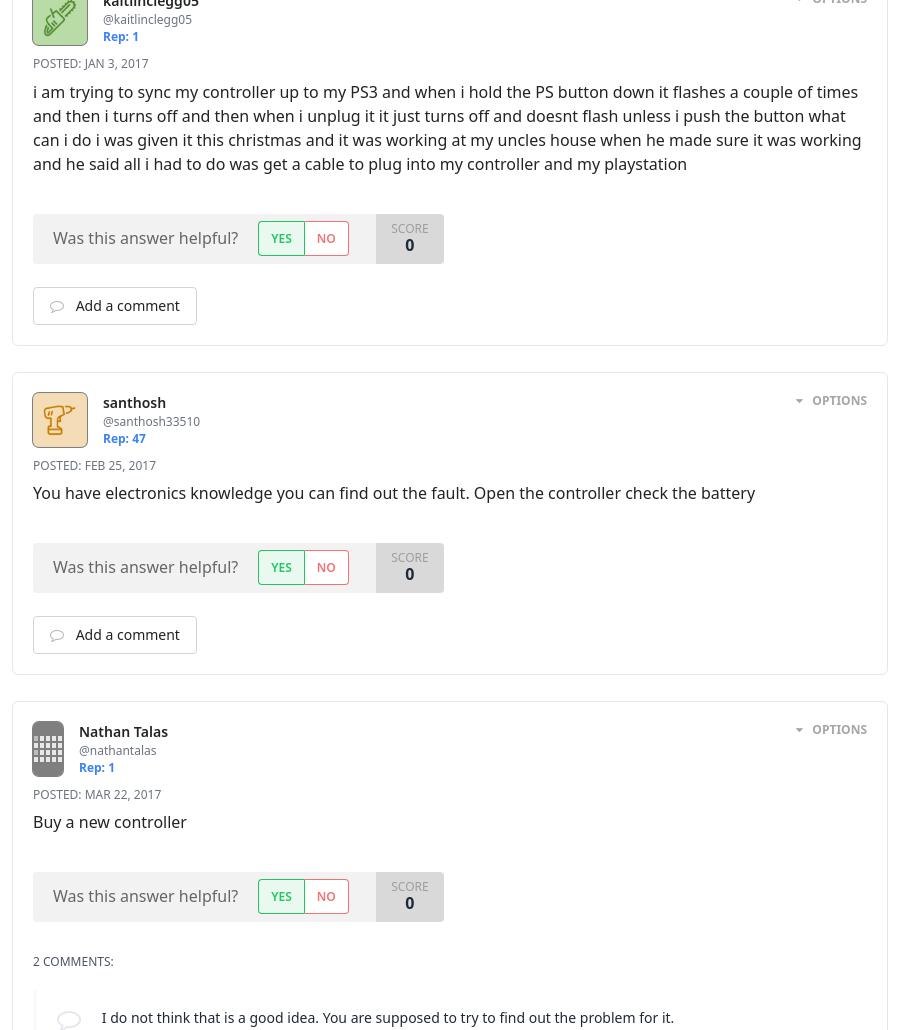 This screenshot has width=900, height=1030. What do you see at coordinates (147, 730) in the screenshot?
I see `'Nathan Talas'` at bounding box center [147, 730].